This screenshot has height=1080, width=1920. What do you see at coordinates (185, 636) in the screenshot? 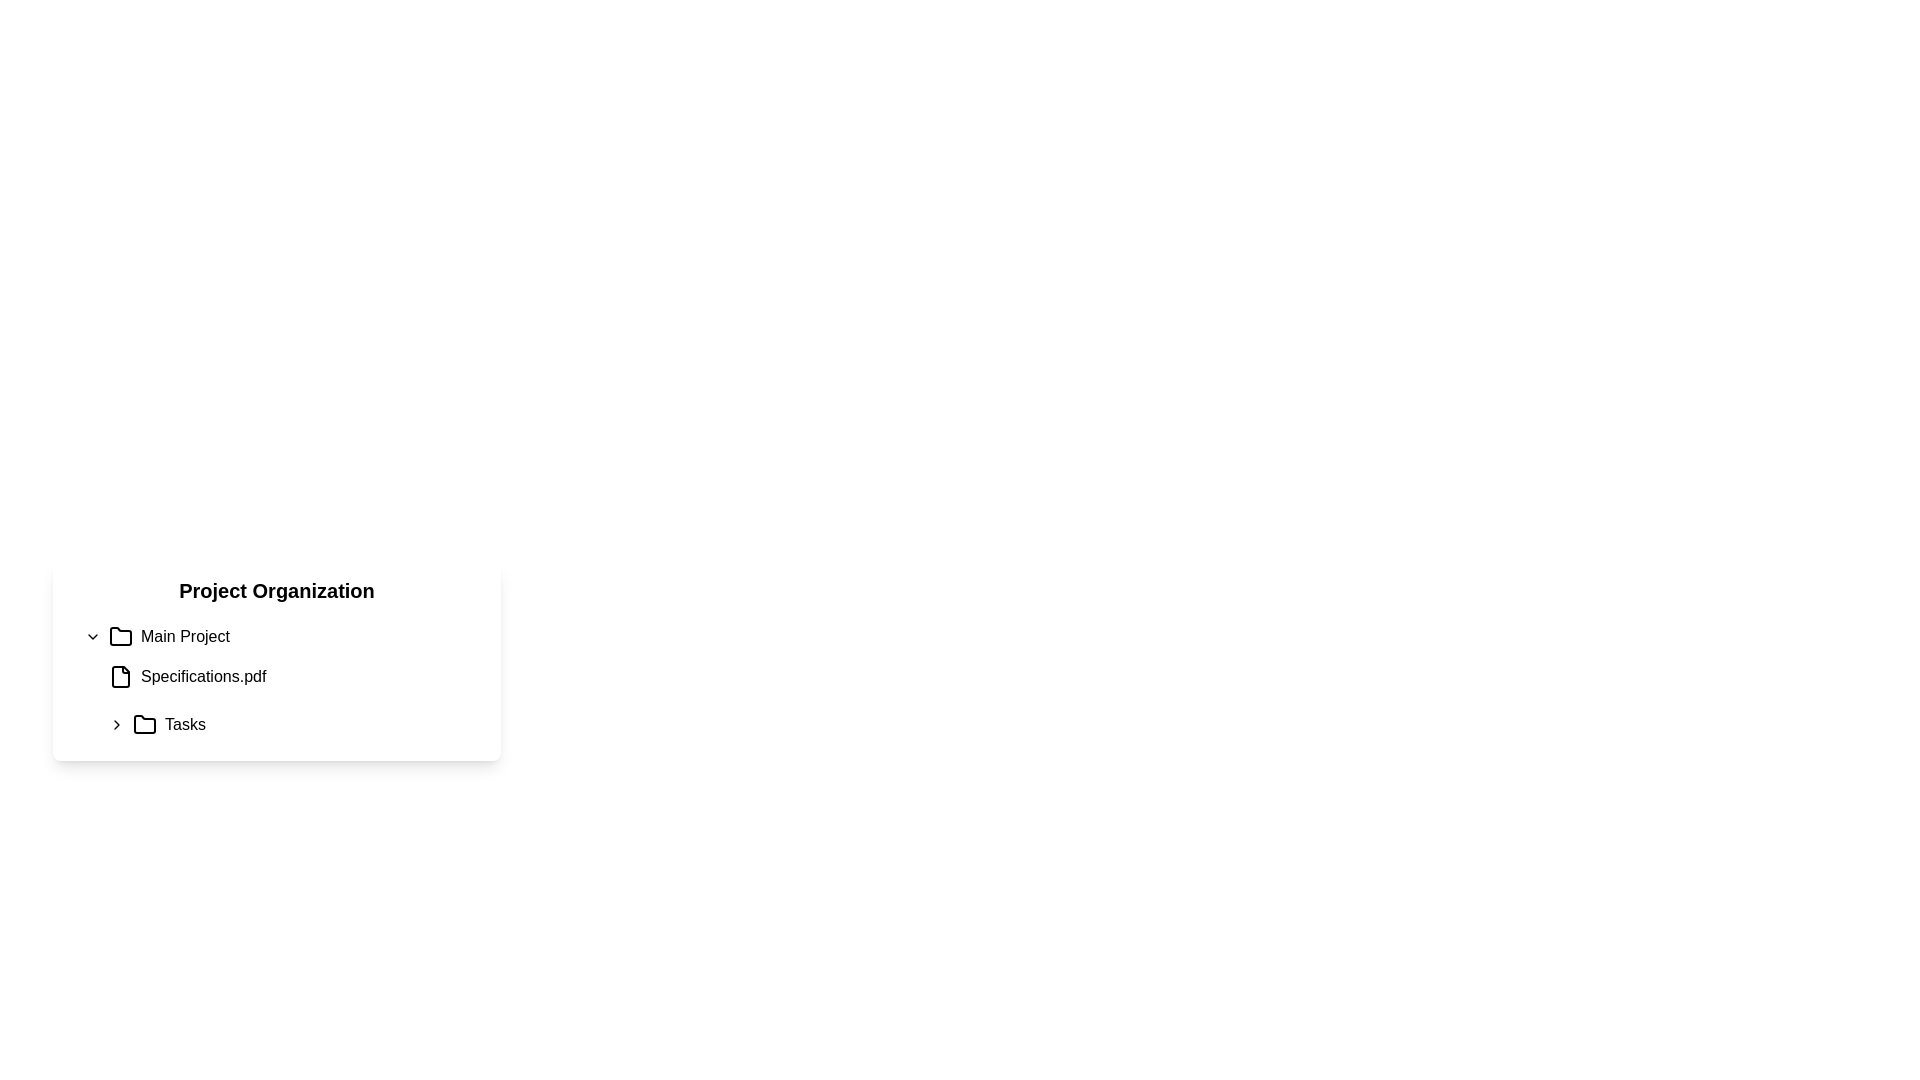
I see `the text label displaying 'Main Project' located under the 'Project Organization' header` at bounding box center [185, 636].